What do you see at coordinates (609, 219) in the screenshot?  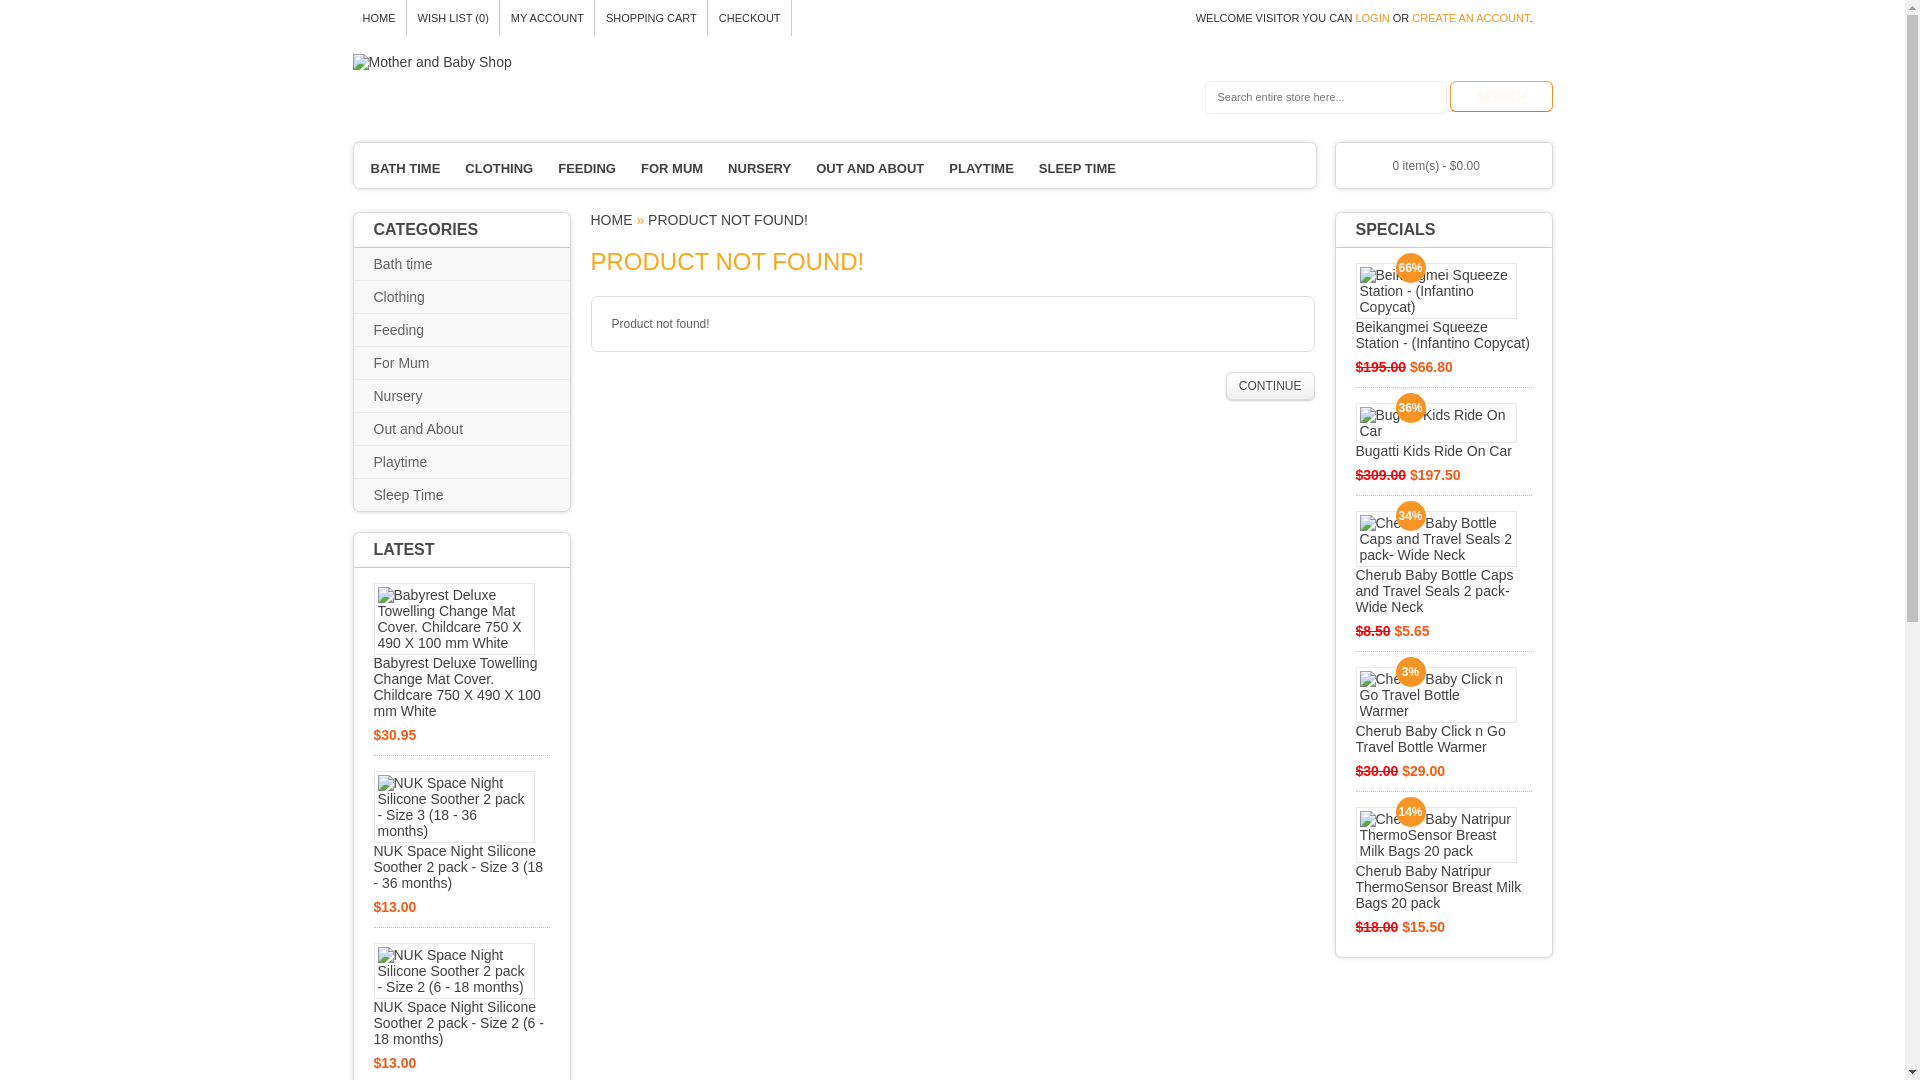 I see `'HOME'` at bounding box center [609, 219].